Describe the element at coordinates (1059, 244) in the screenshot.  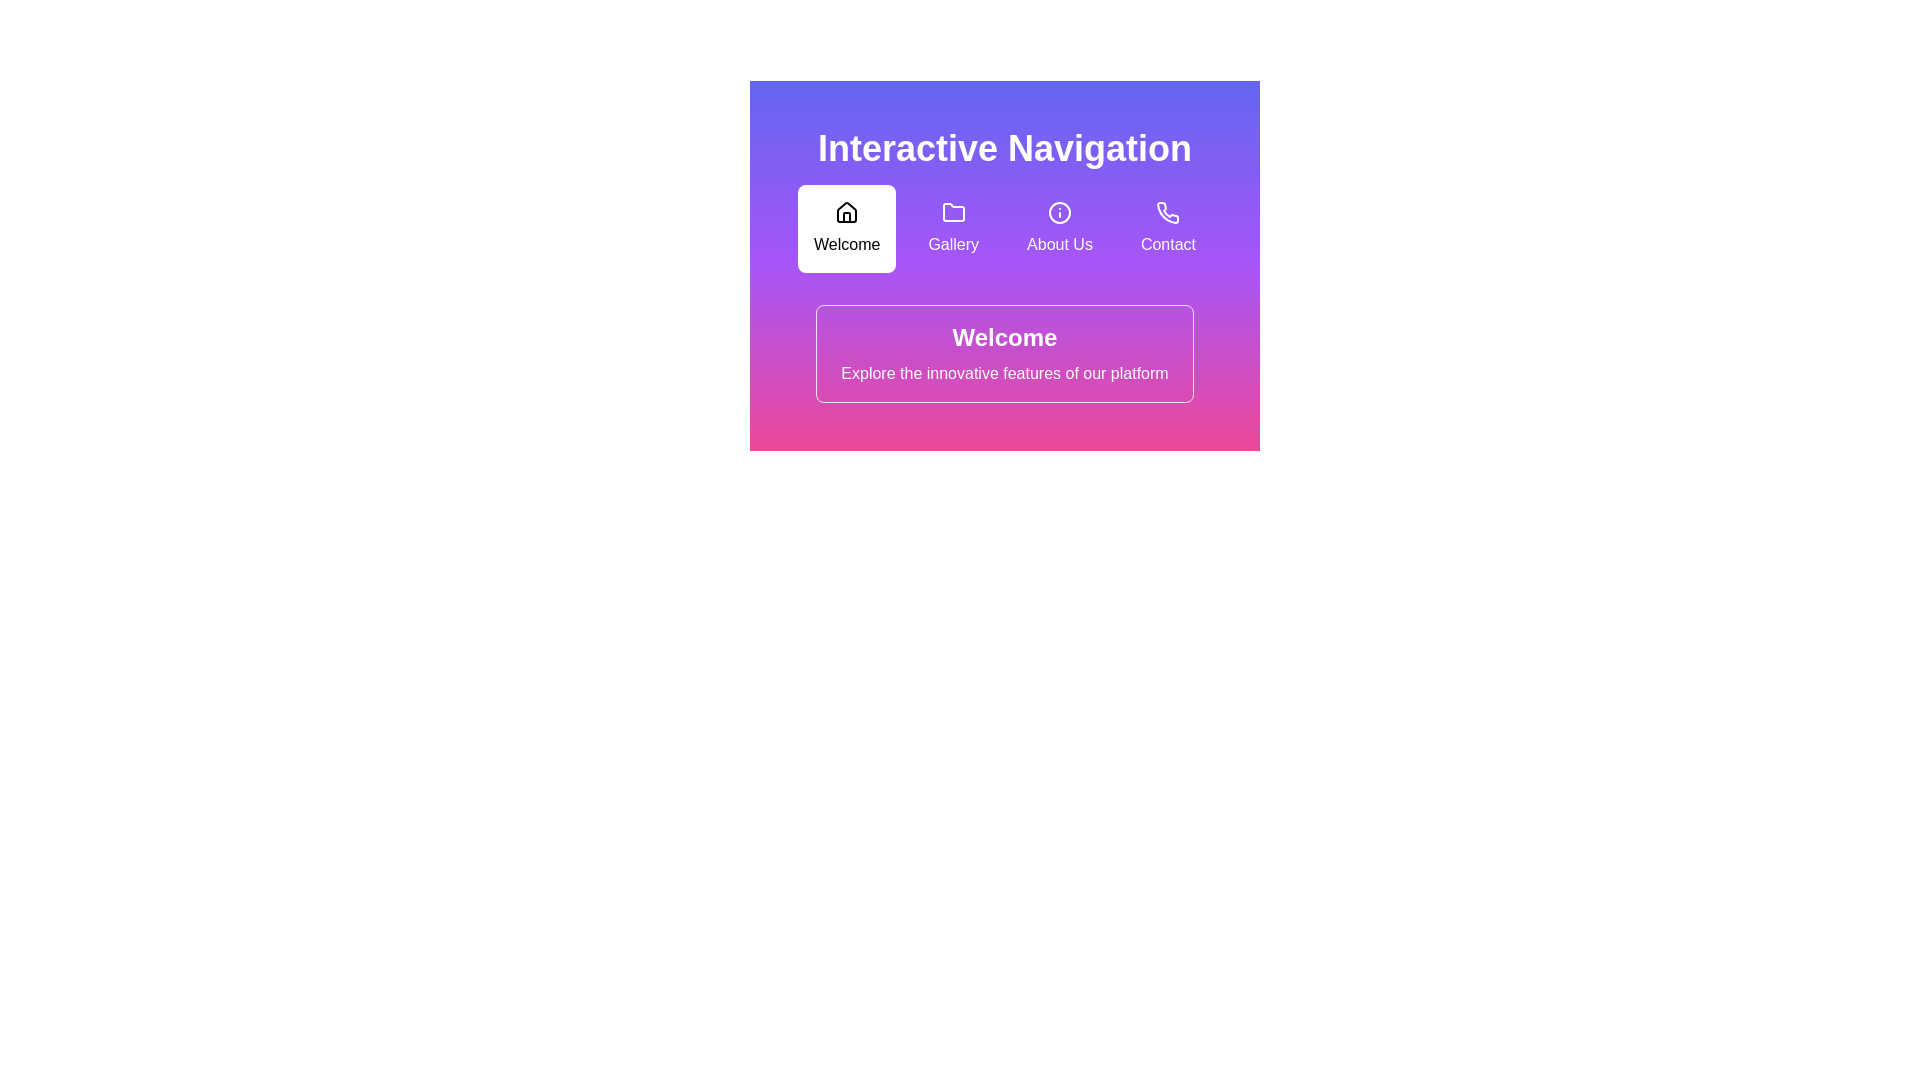
I see `the 'About Us' text label, which is styled with a modern sans-serif font and positioned below an information icon` at that location.